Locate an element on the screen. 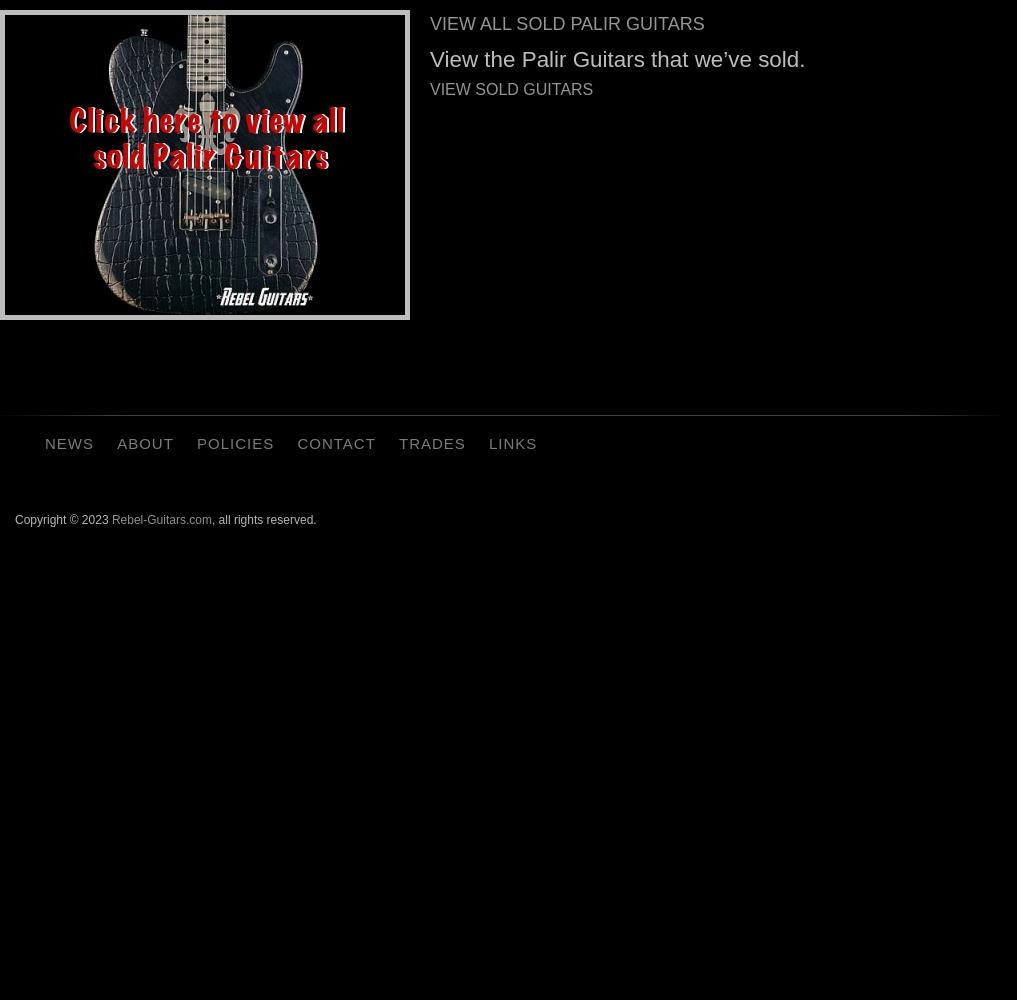  'About' is located at coordinates (144, 442).